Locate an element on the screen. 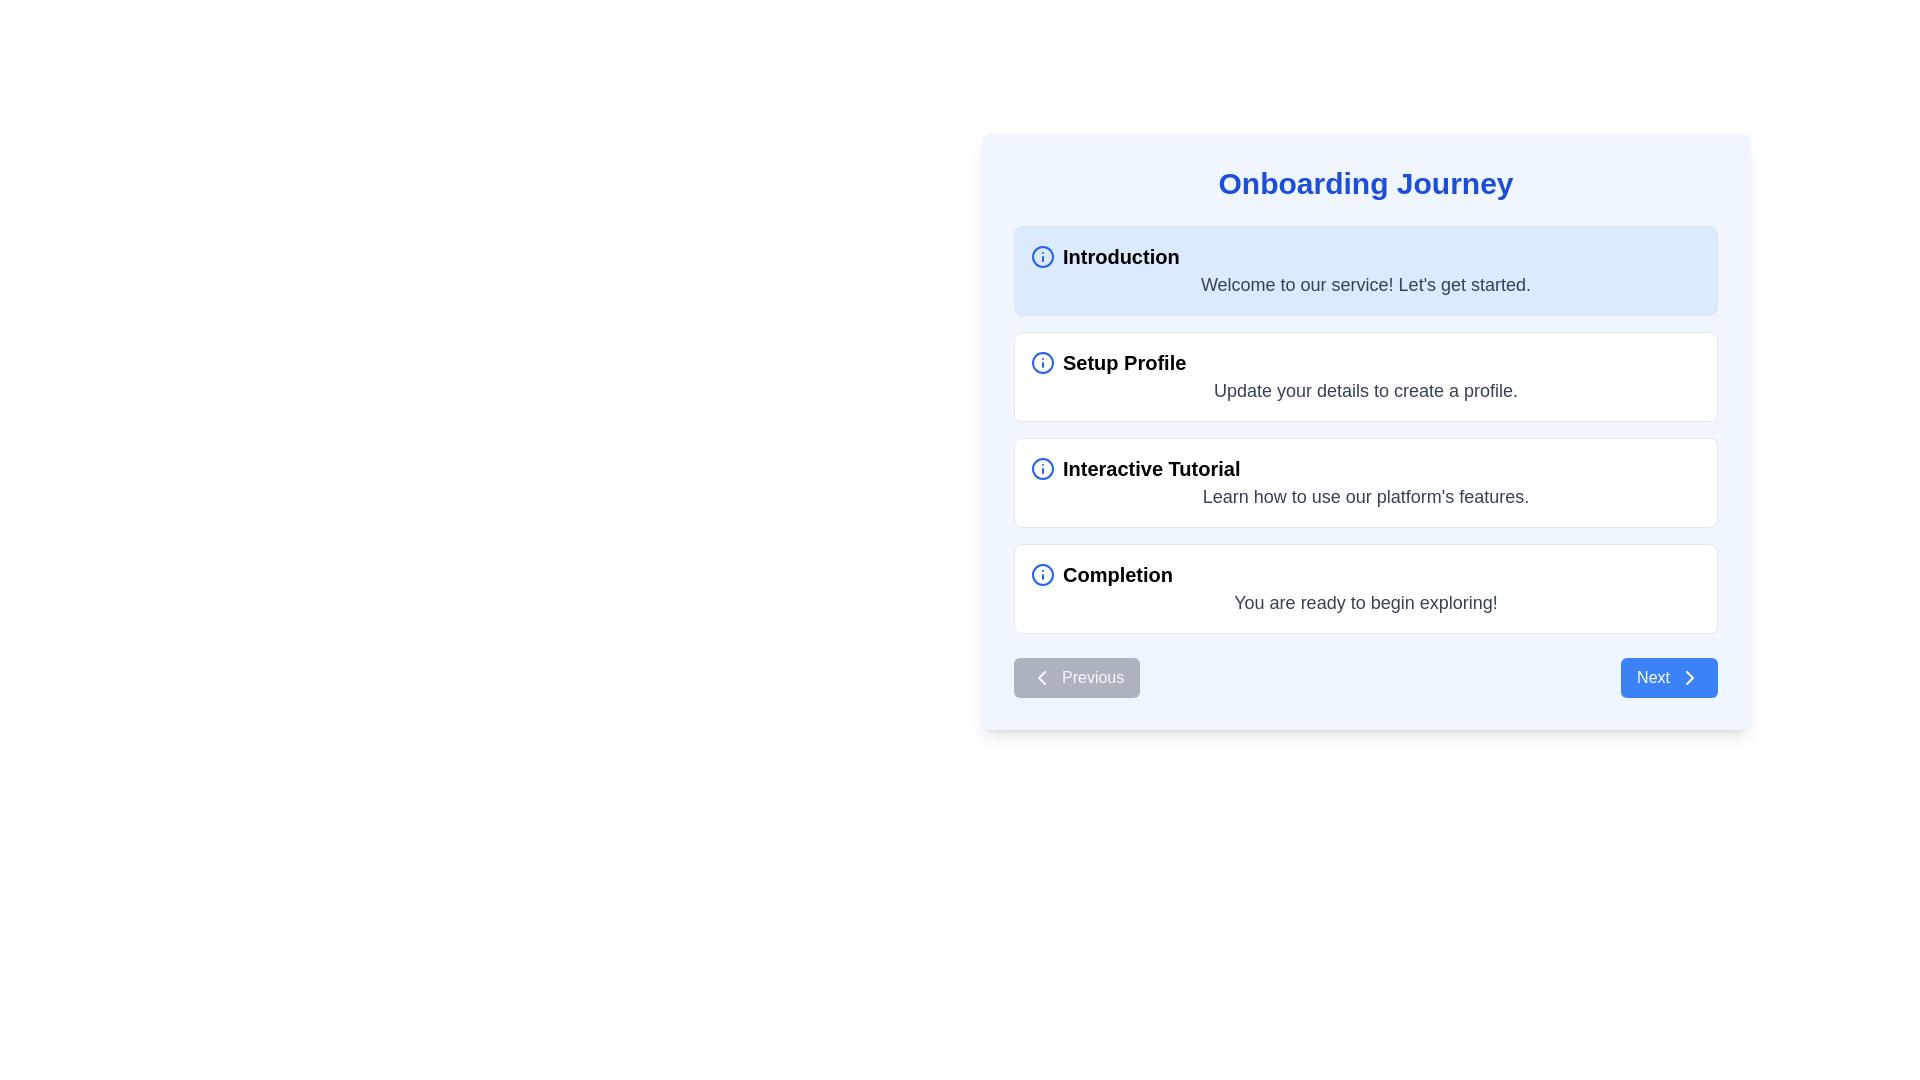 The width and height of the screenshot is (1920, 1080). the informational icon, which is a circle with a blue border and an 'i' inside, located to the left of the text 'Completion' in the last entry of a vertical list is located at coordinates (1041, 574).